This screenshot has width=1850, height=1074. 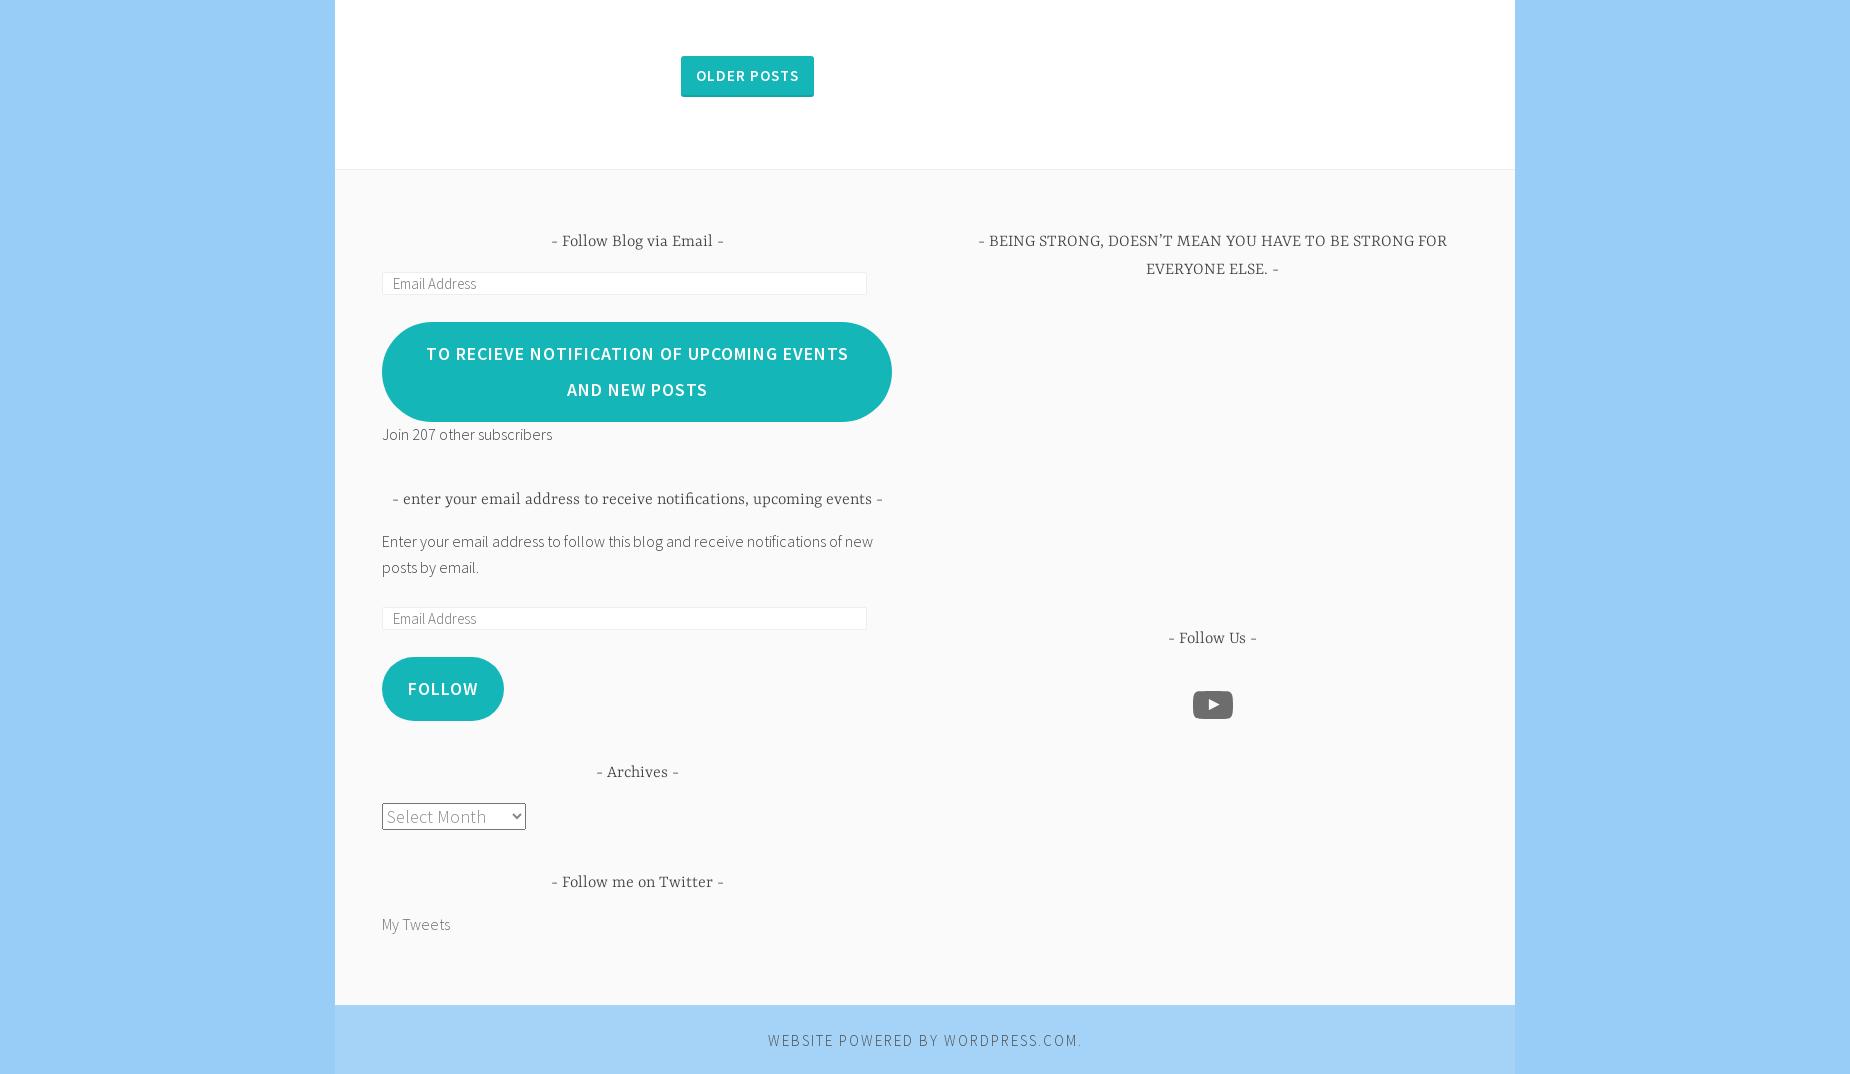 I want to click on '.', so click(x=1078, y=1039).